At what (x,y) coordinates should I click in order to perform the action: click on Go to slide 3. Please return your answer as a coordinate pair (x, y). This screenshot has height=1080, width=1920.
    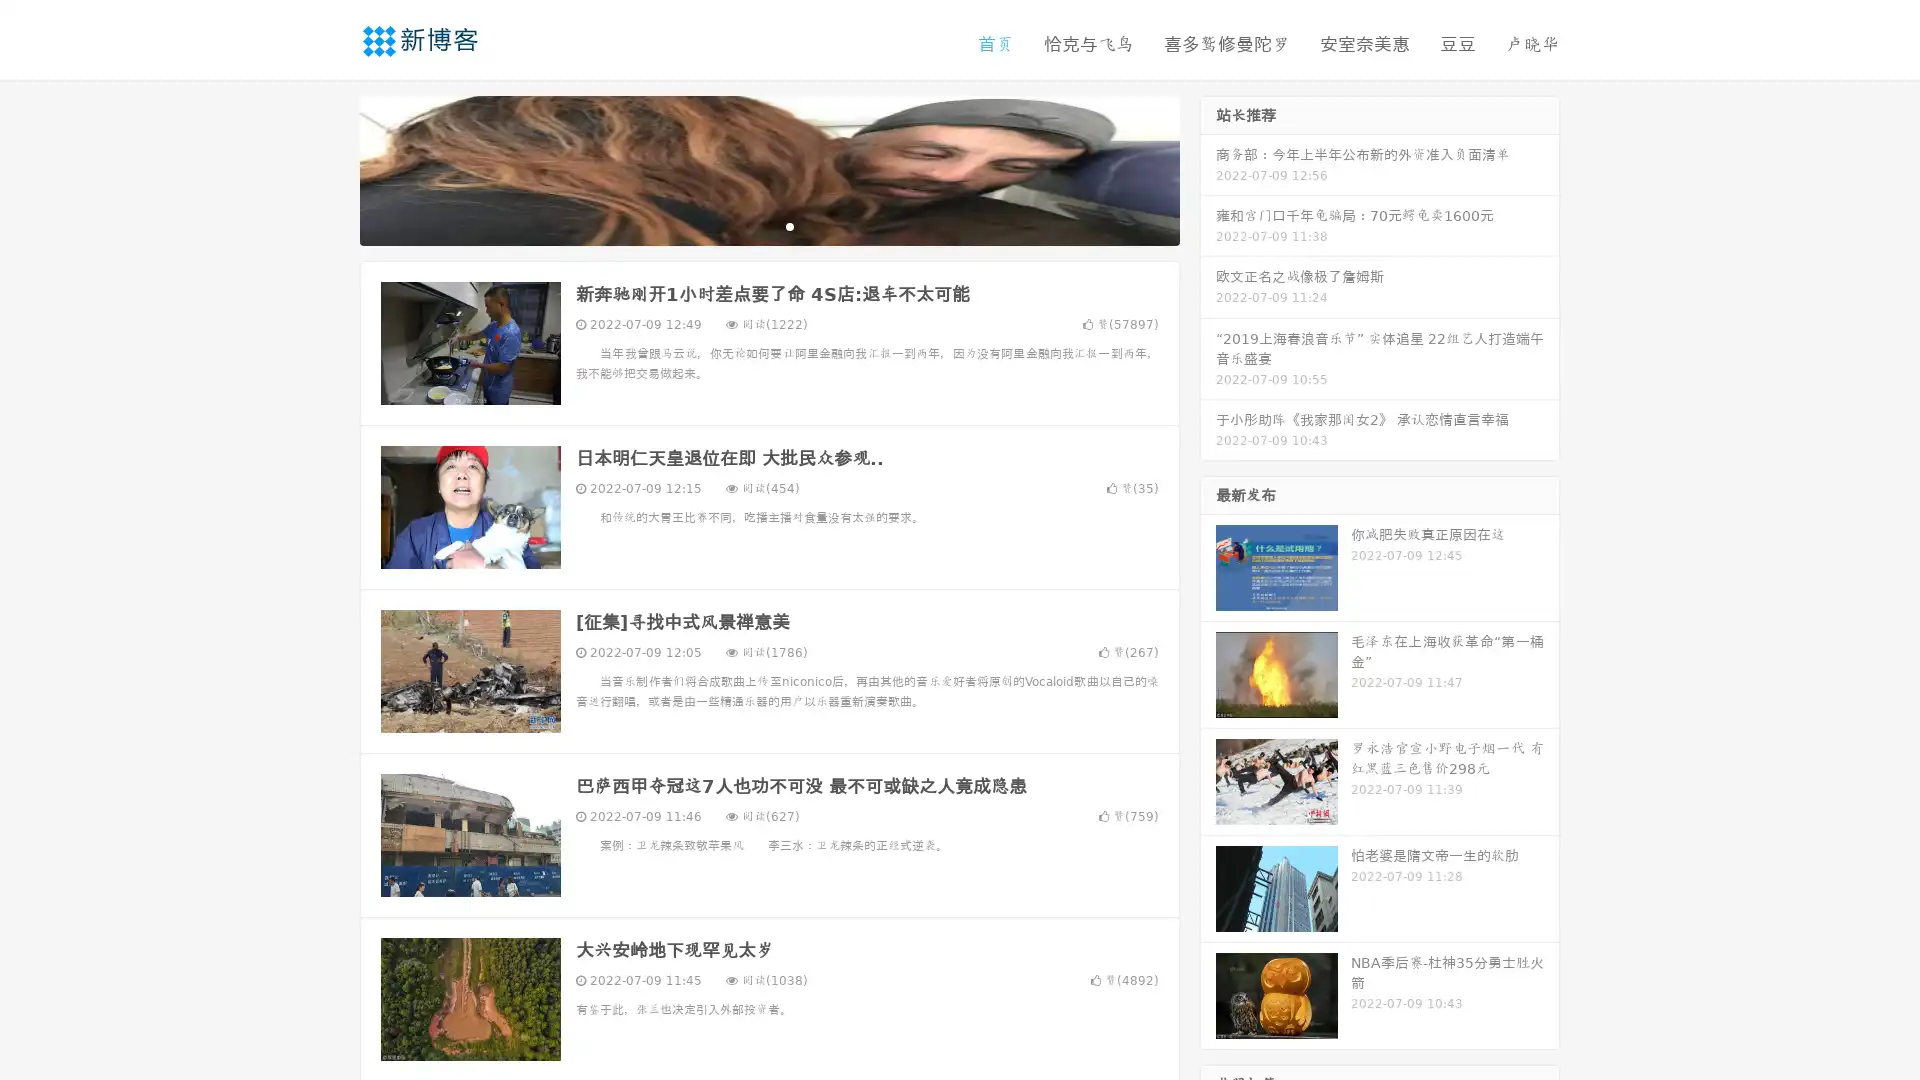
    Looking at the image, I should click on (789, 225).